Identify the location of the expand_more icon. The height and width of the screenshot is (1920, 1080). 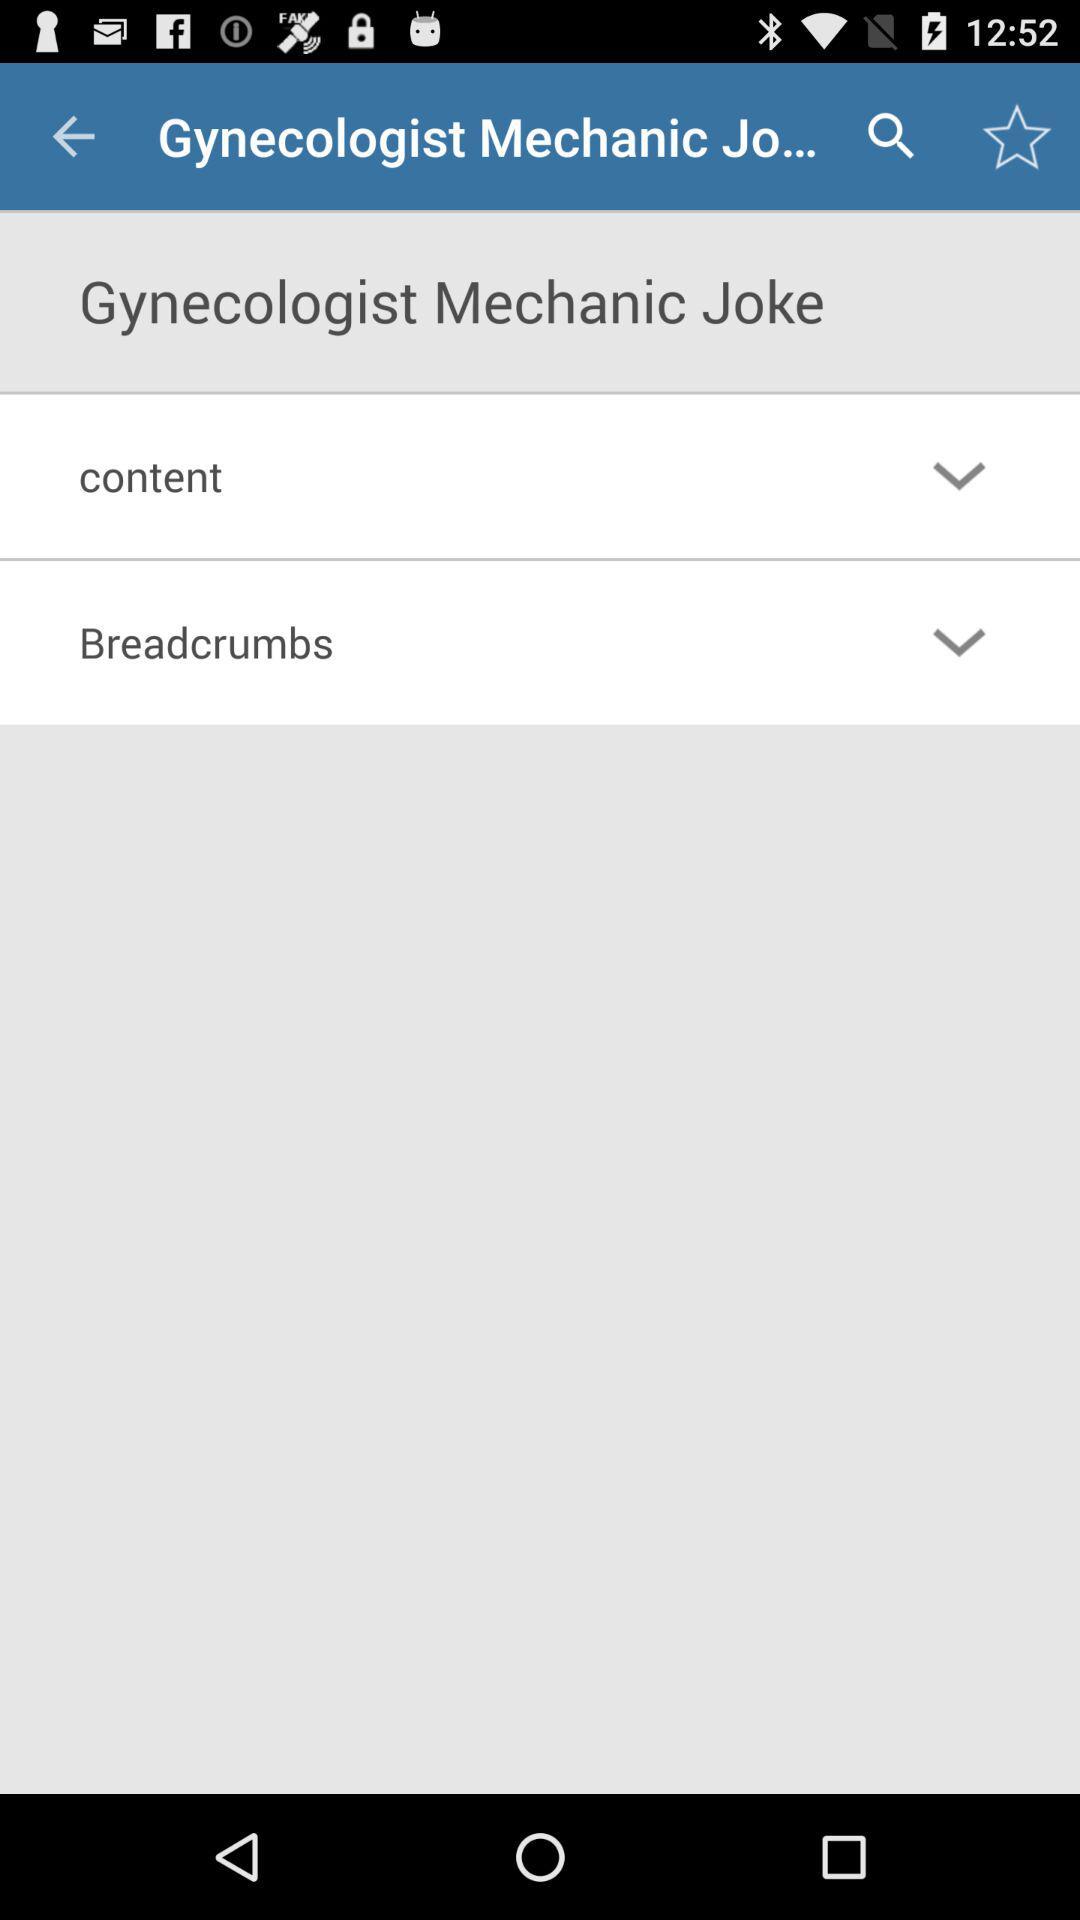
(958, 509).